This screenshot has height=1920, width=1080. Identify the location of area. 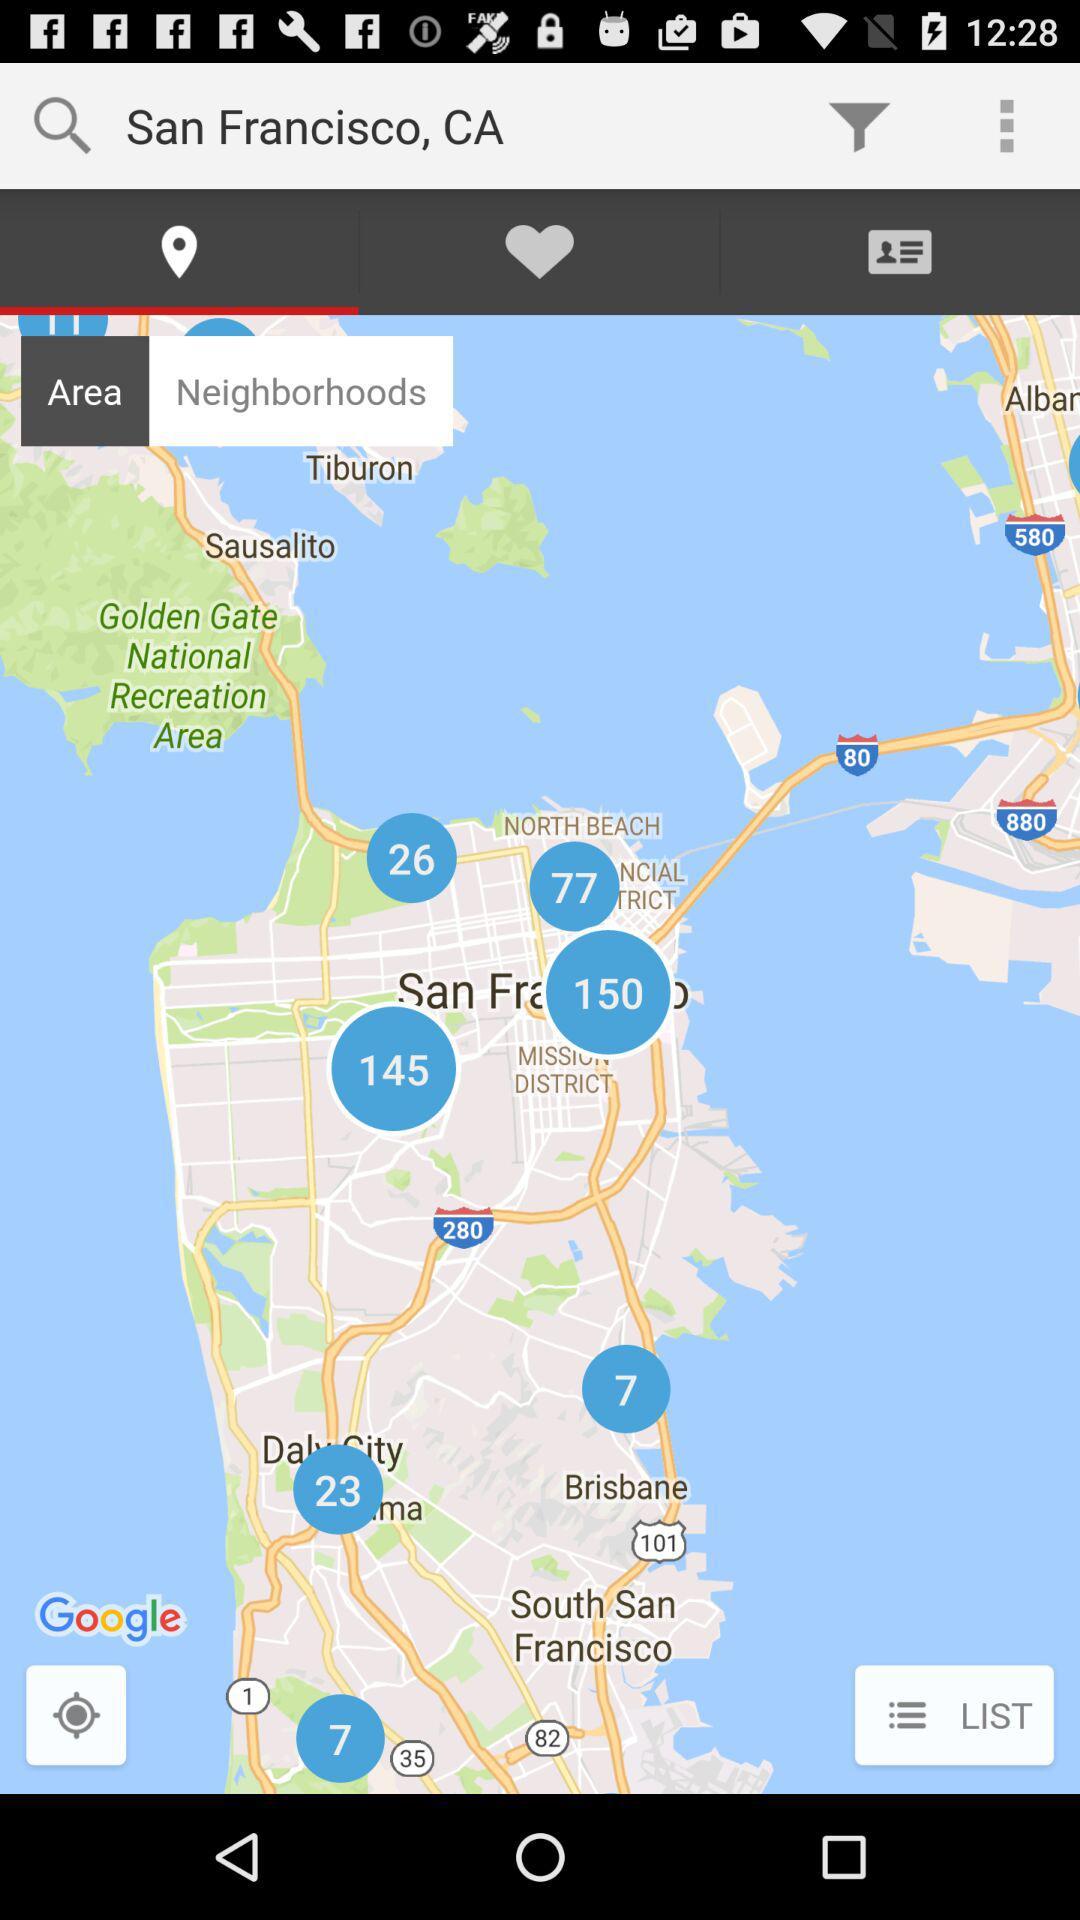
(84, 391).